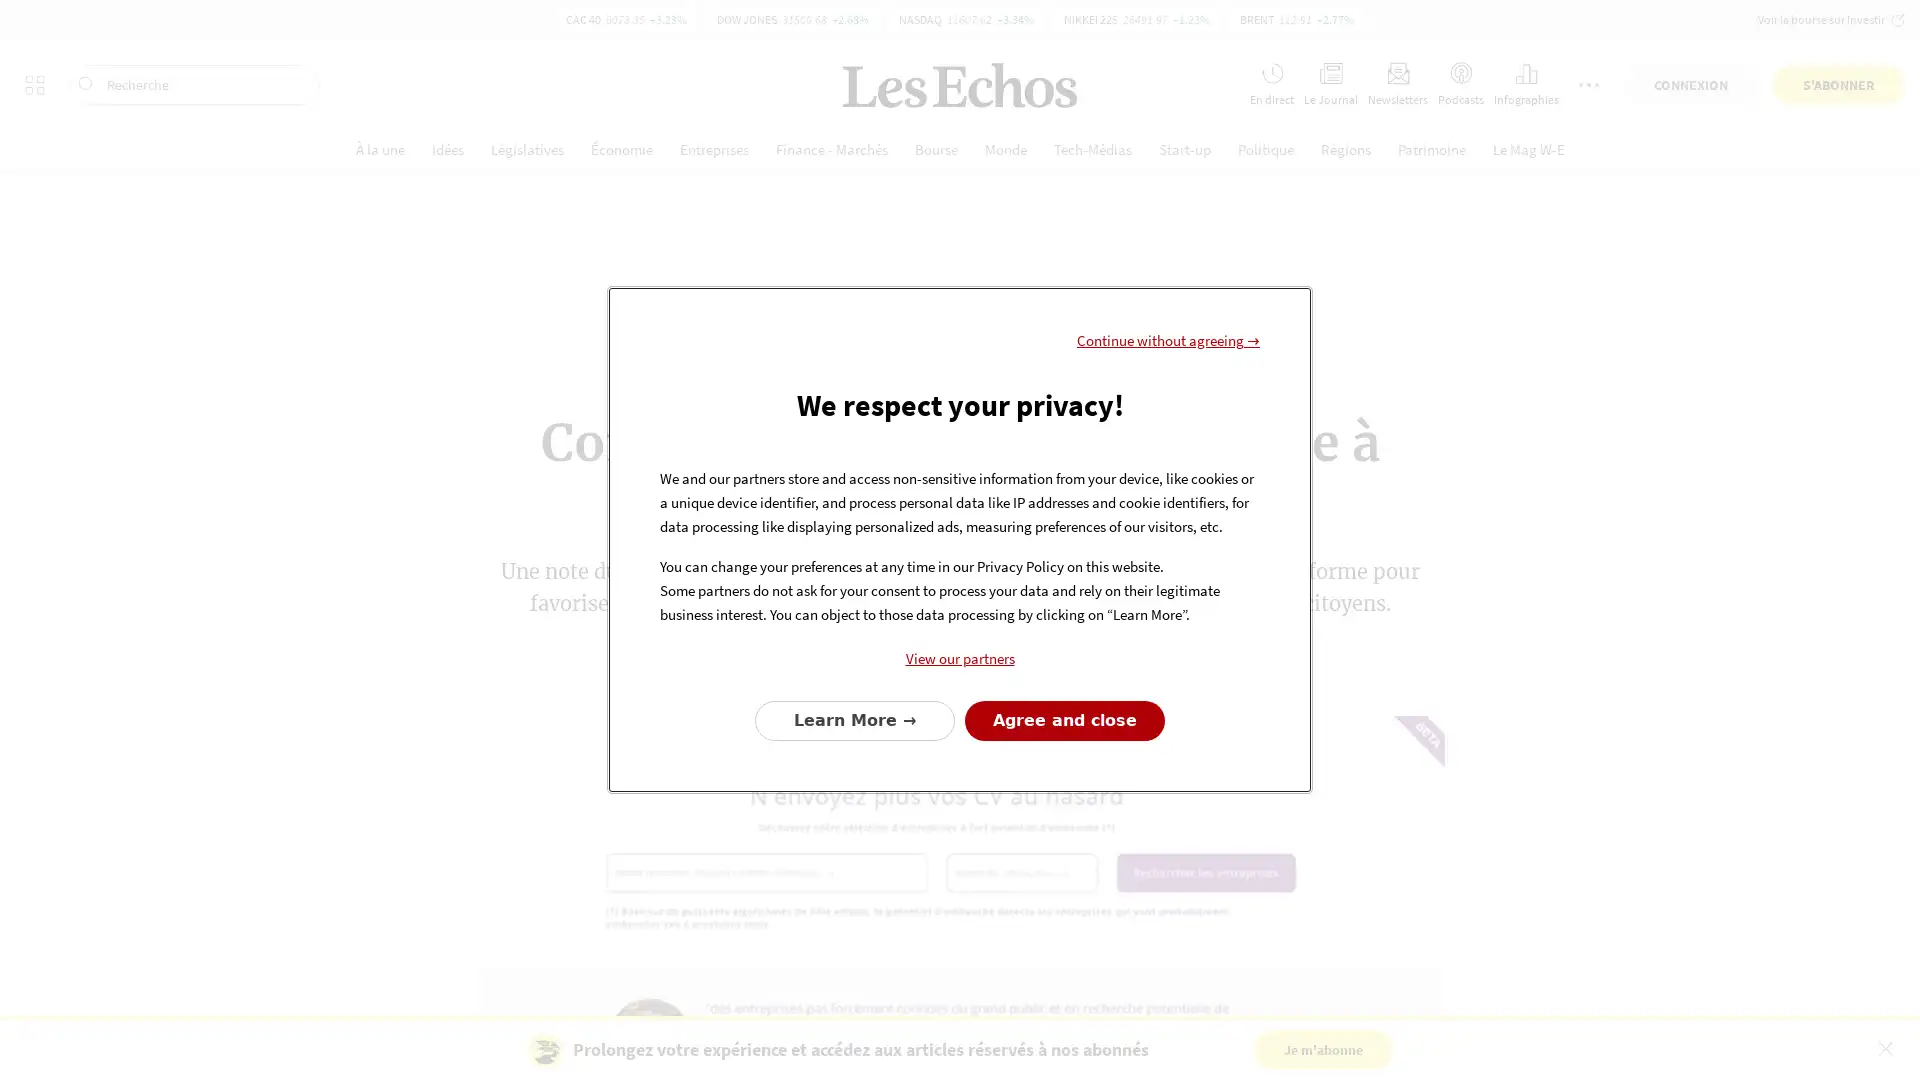 This screenshot has height=1080, width=1920. What do you see at coordinates (1689, 27) in the screenshot?
I see `CONNEXION` at bounding box center [1689, 27].